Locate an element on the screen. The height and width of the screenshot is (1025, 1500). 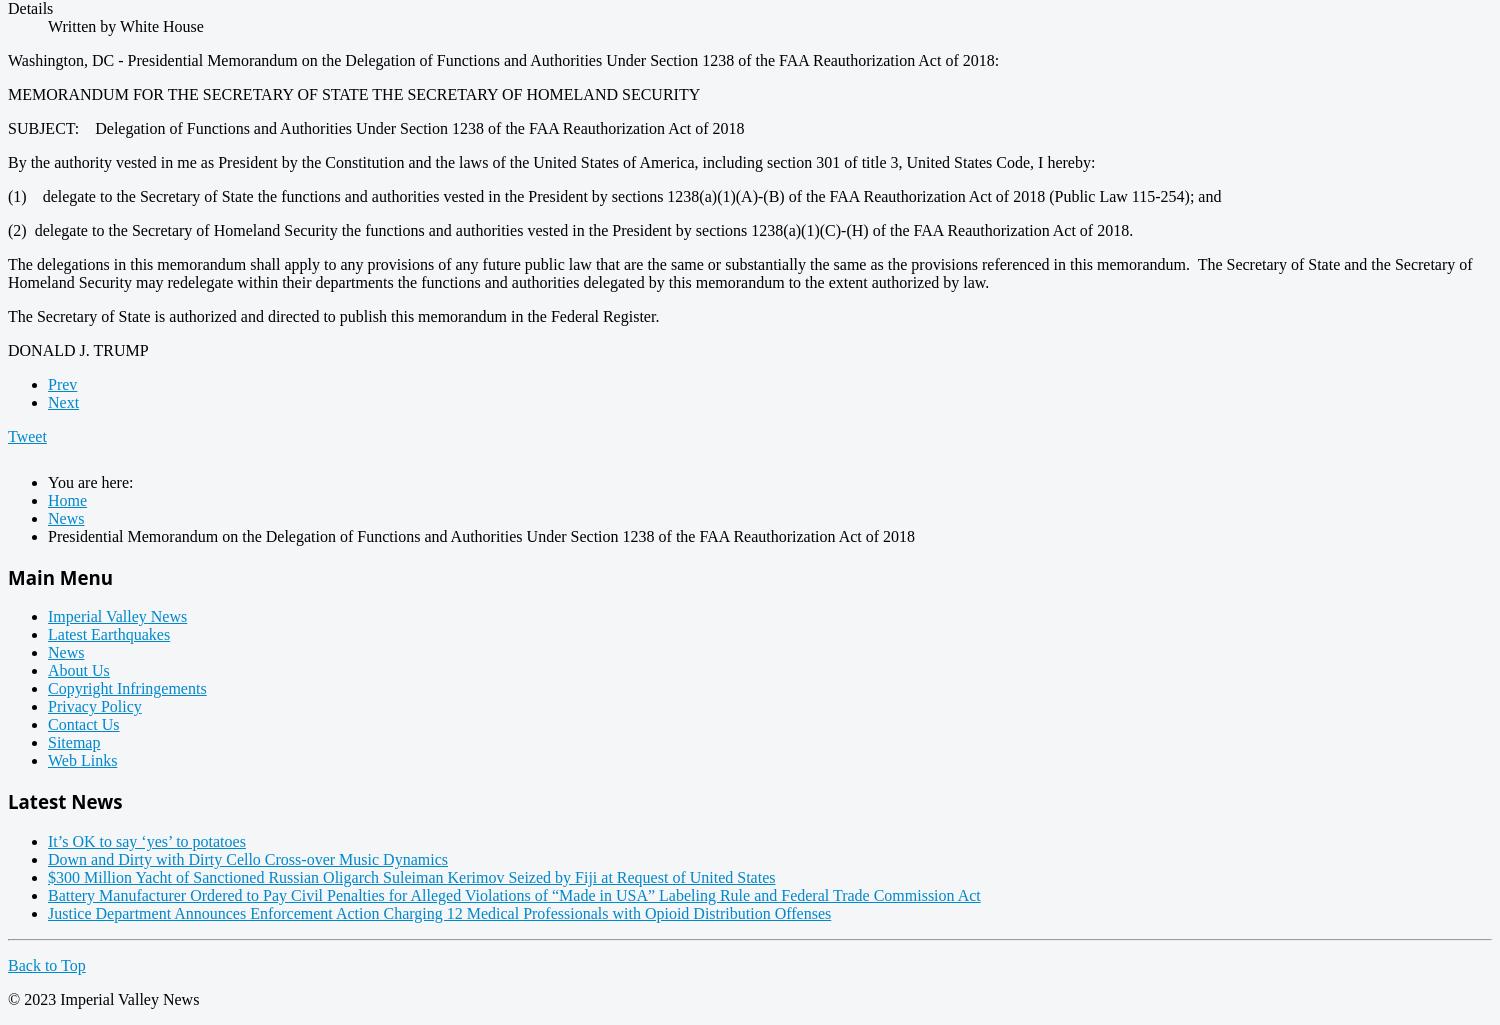
'Washington, DC - Presidential Memorandum on the Delegation of Functions and Authorities Under Section 1238 of the FAA Reauthorization Act of 2018:' is located at coordinates (503, 58).